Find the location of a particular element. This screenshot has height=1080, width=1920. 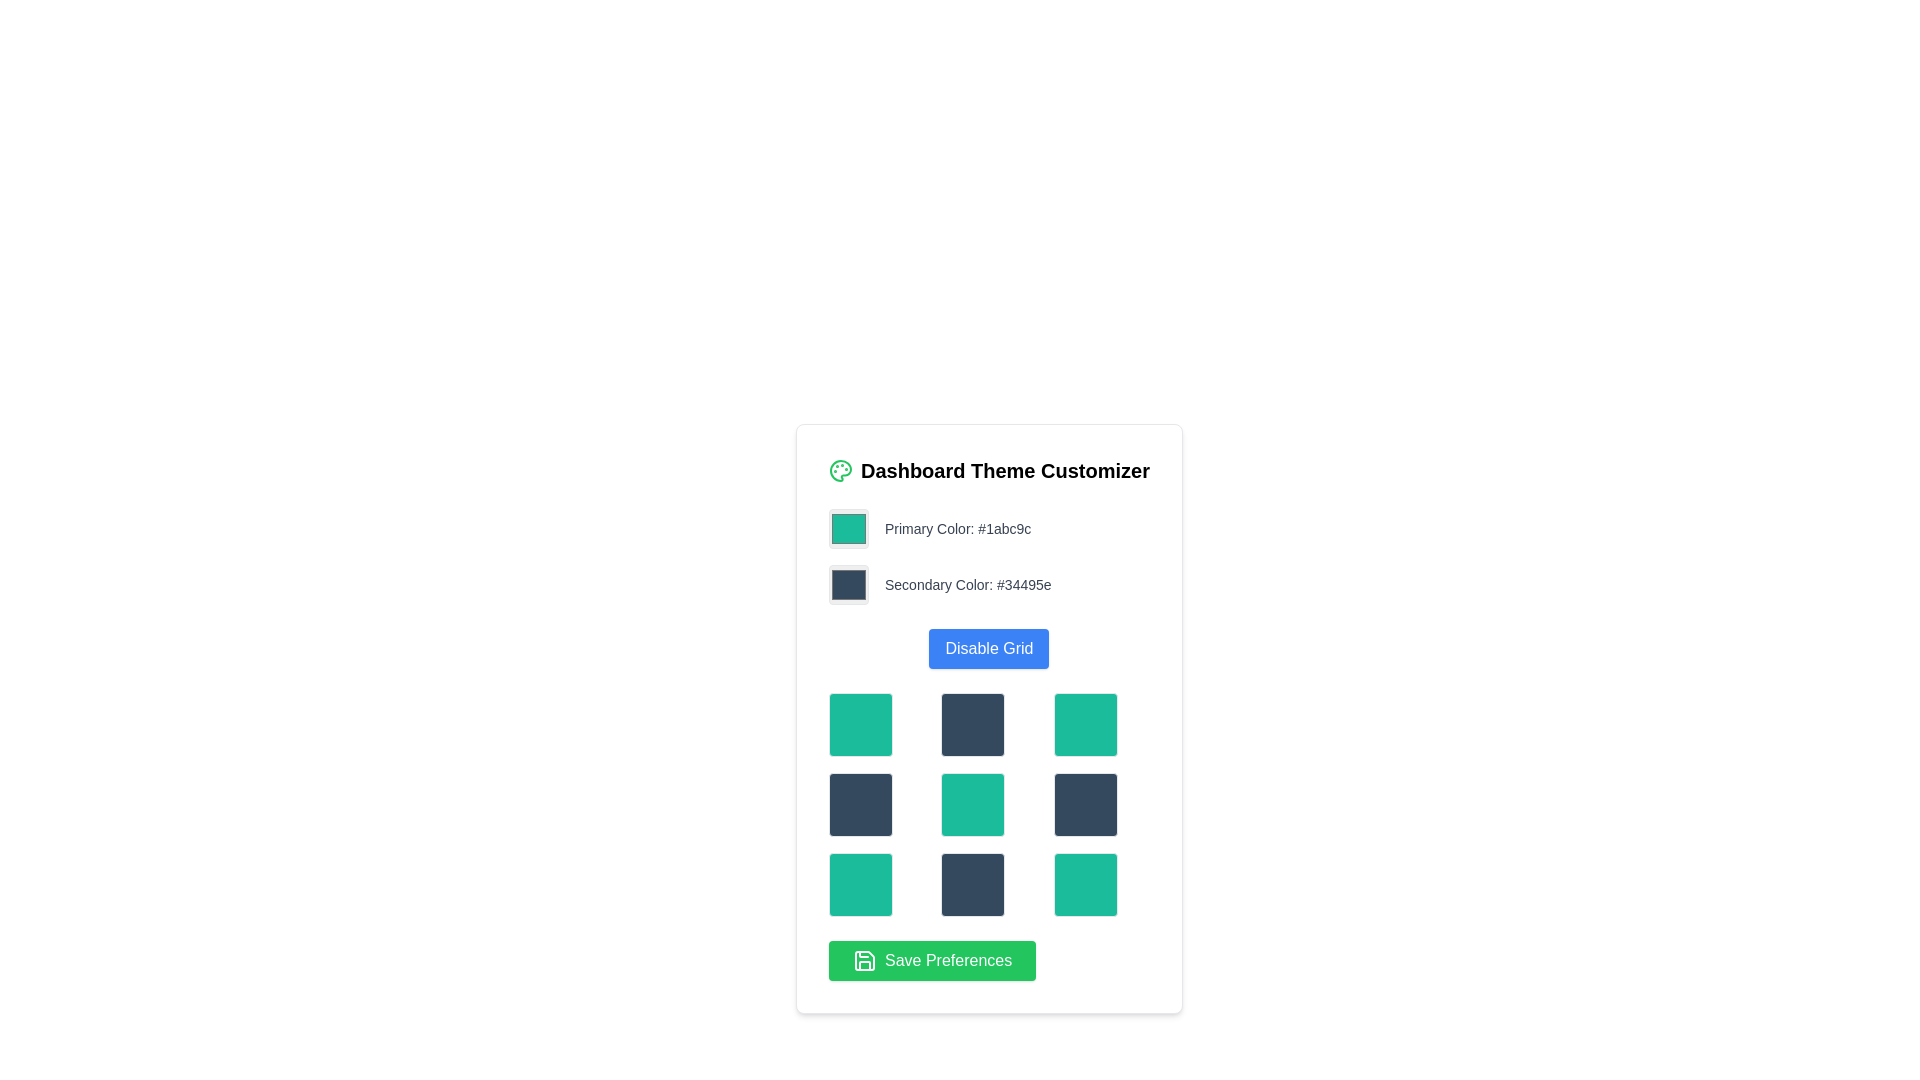

the leftmost Selectable Tile in the second row of a 3x3 grid, which has a dark blue background and rounded corners is located at coordinates (860, 804).